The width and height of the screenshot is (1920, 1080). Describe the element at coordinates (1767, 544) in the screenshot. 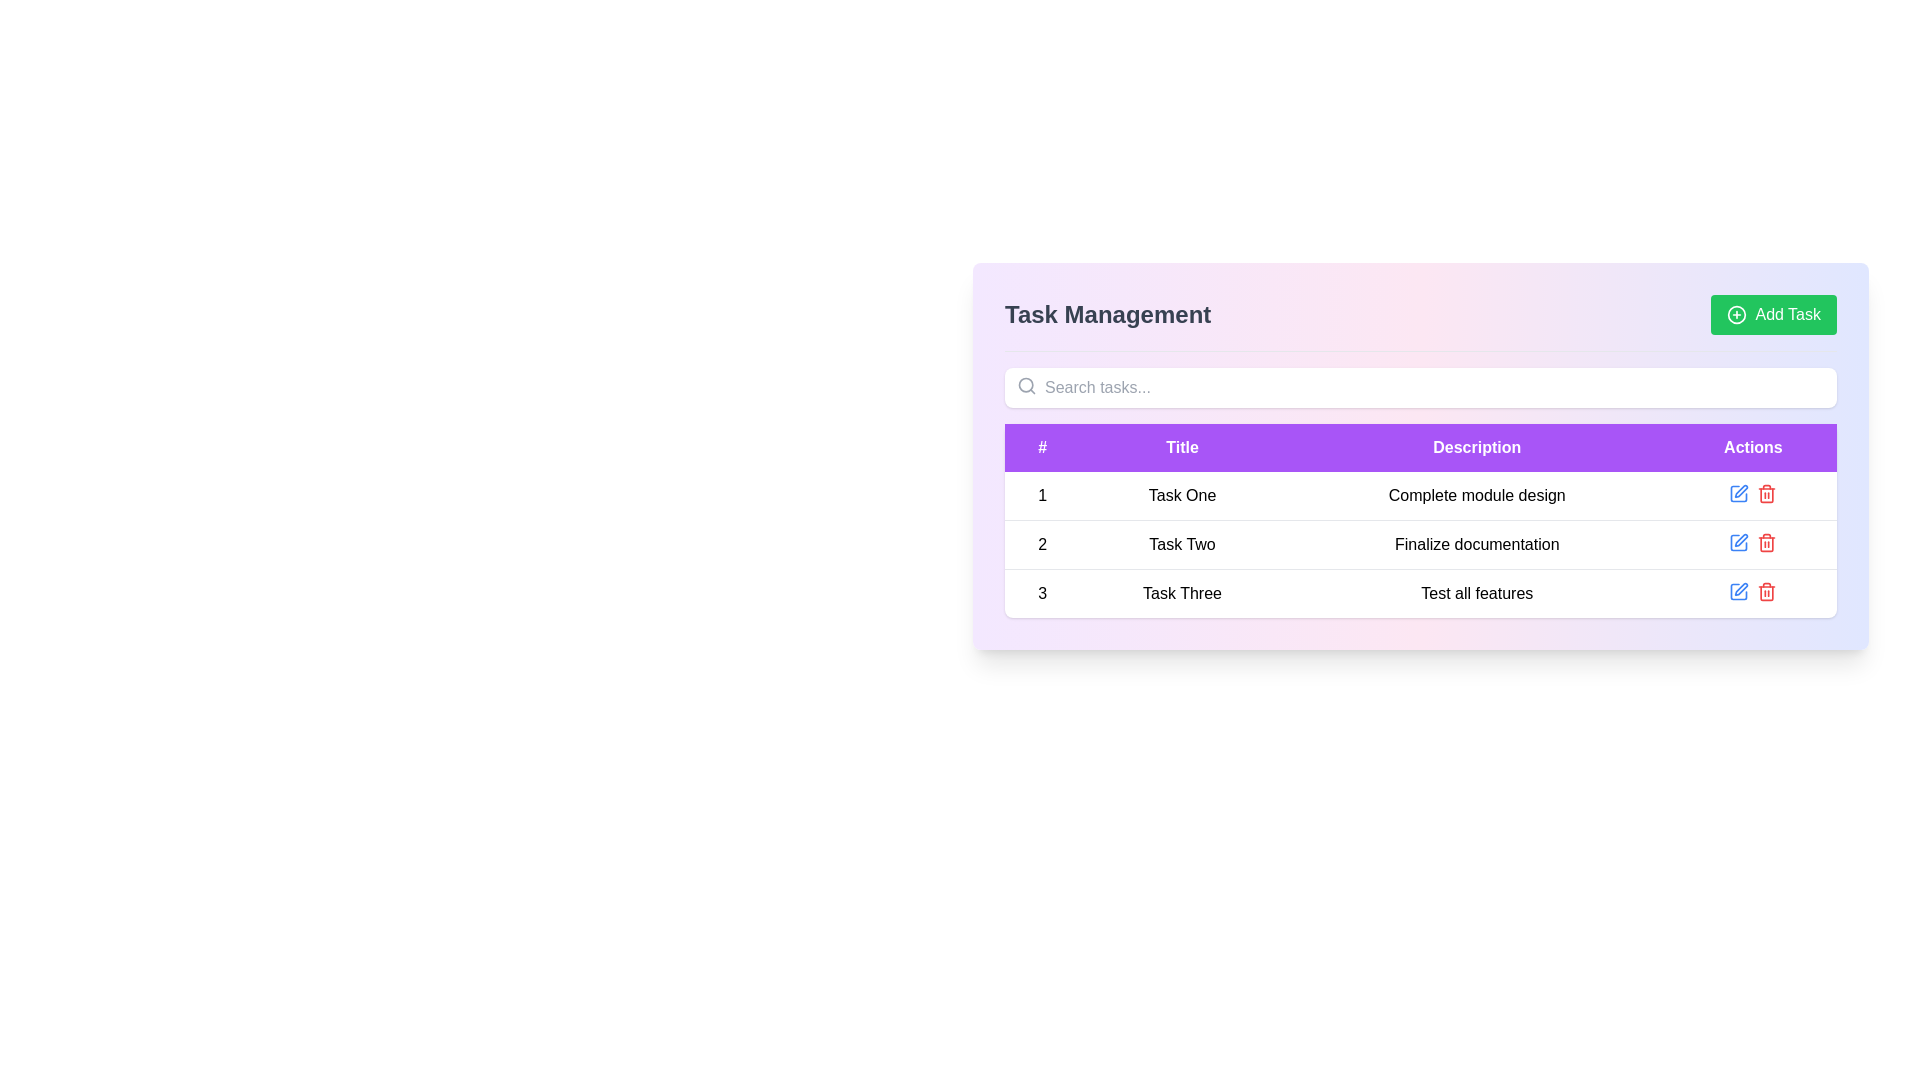

I see `the side panel of the trash can icon located in the 'Actions' column of the table for the third row` at that location.